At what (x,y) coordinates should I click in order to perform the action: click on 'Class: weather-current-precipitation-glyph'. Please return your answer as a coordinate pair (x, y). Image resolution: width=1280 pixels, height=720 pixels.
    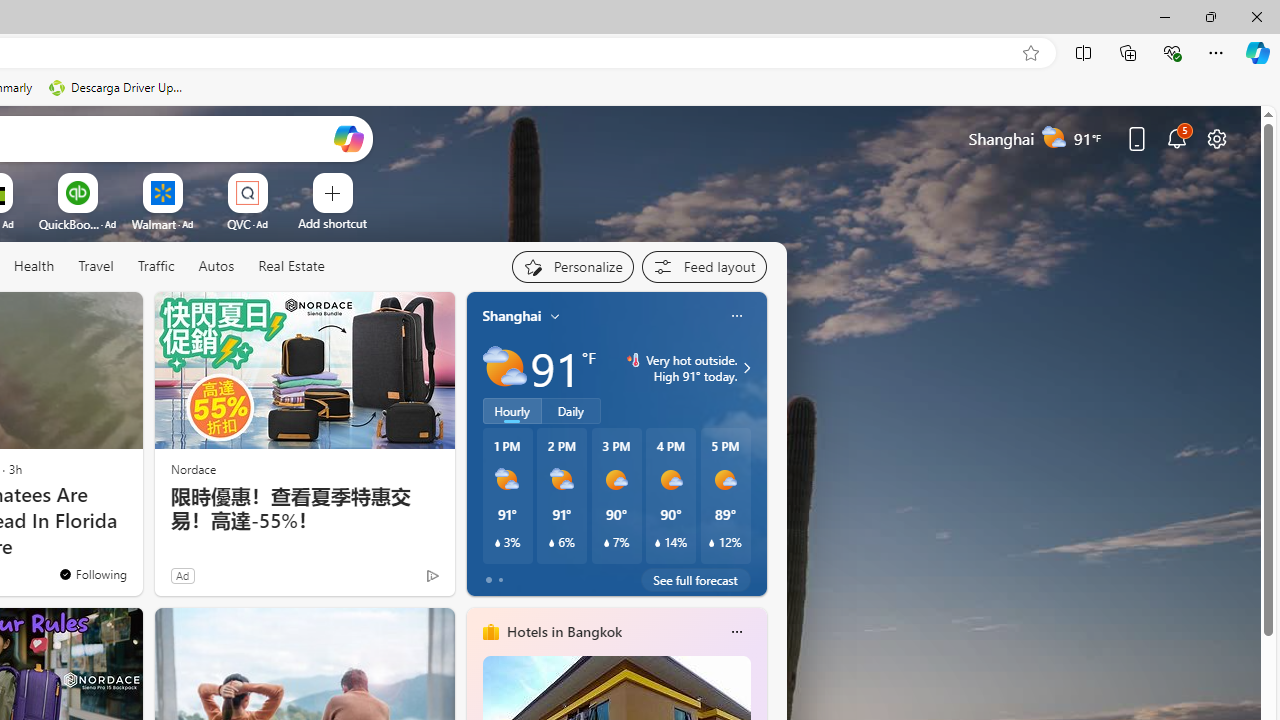
    Looking at the image, I should click on (712, 543).